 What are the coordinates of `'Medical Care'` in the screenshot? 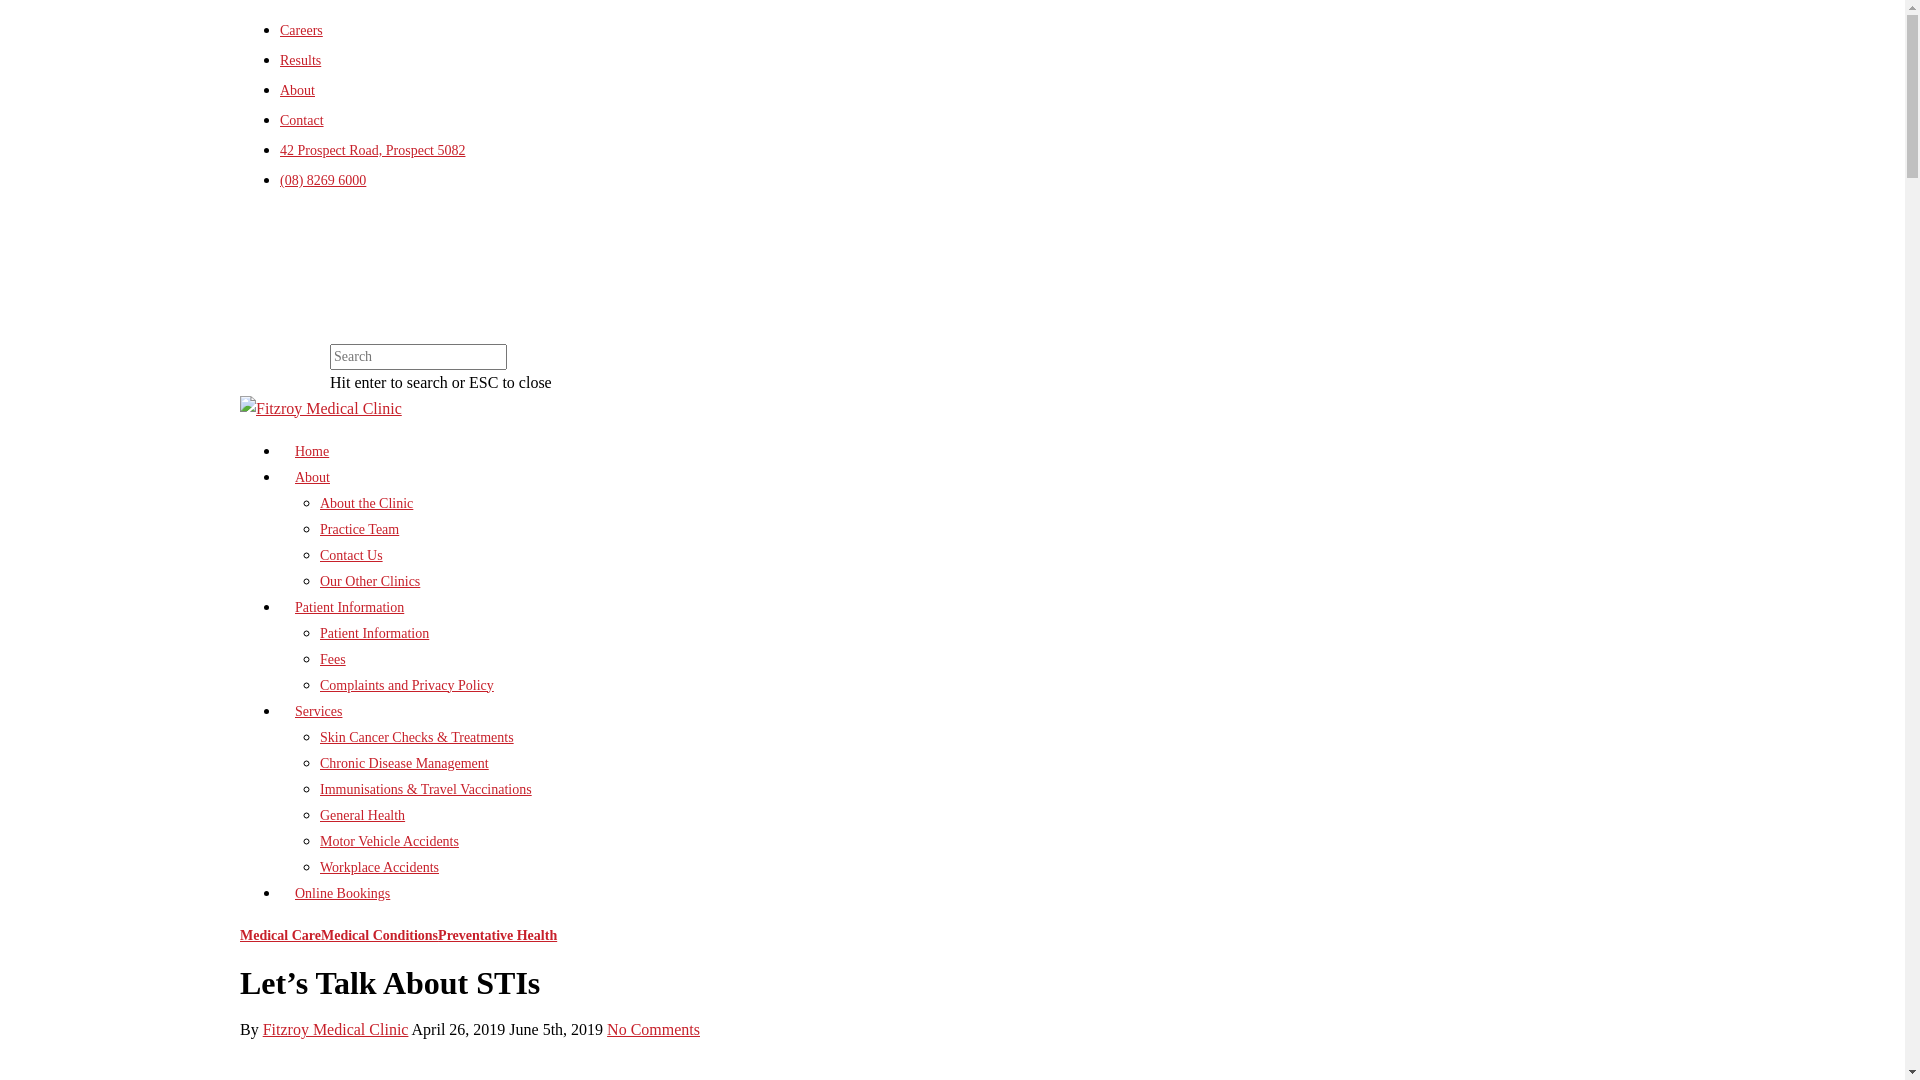 It's located at (240, 935).